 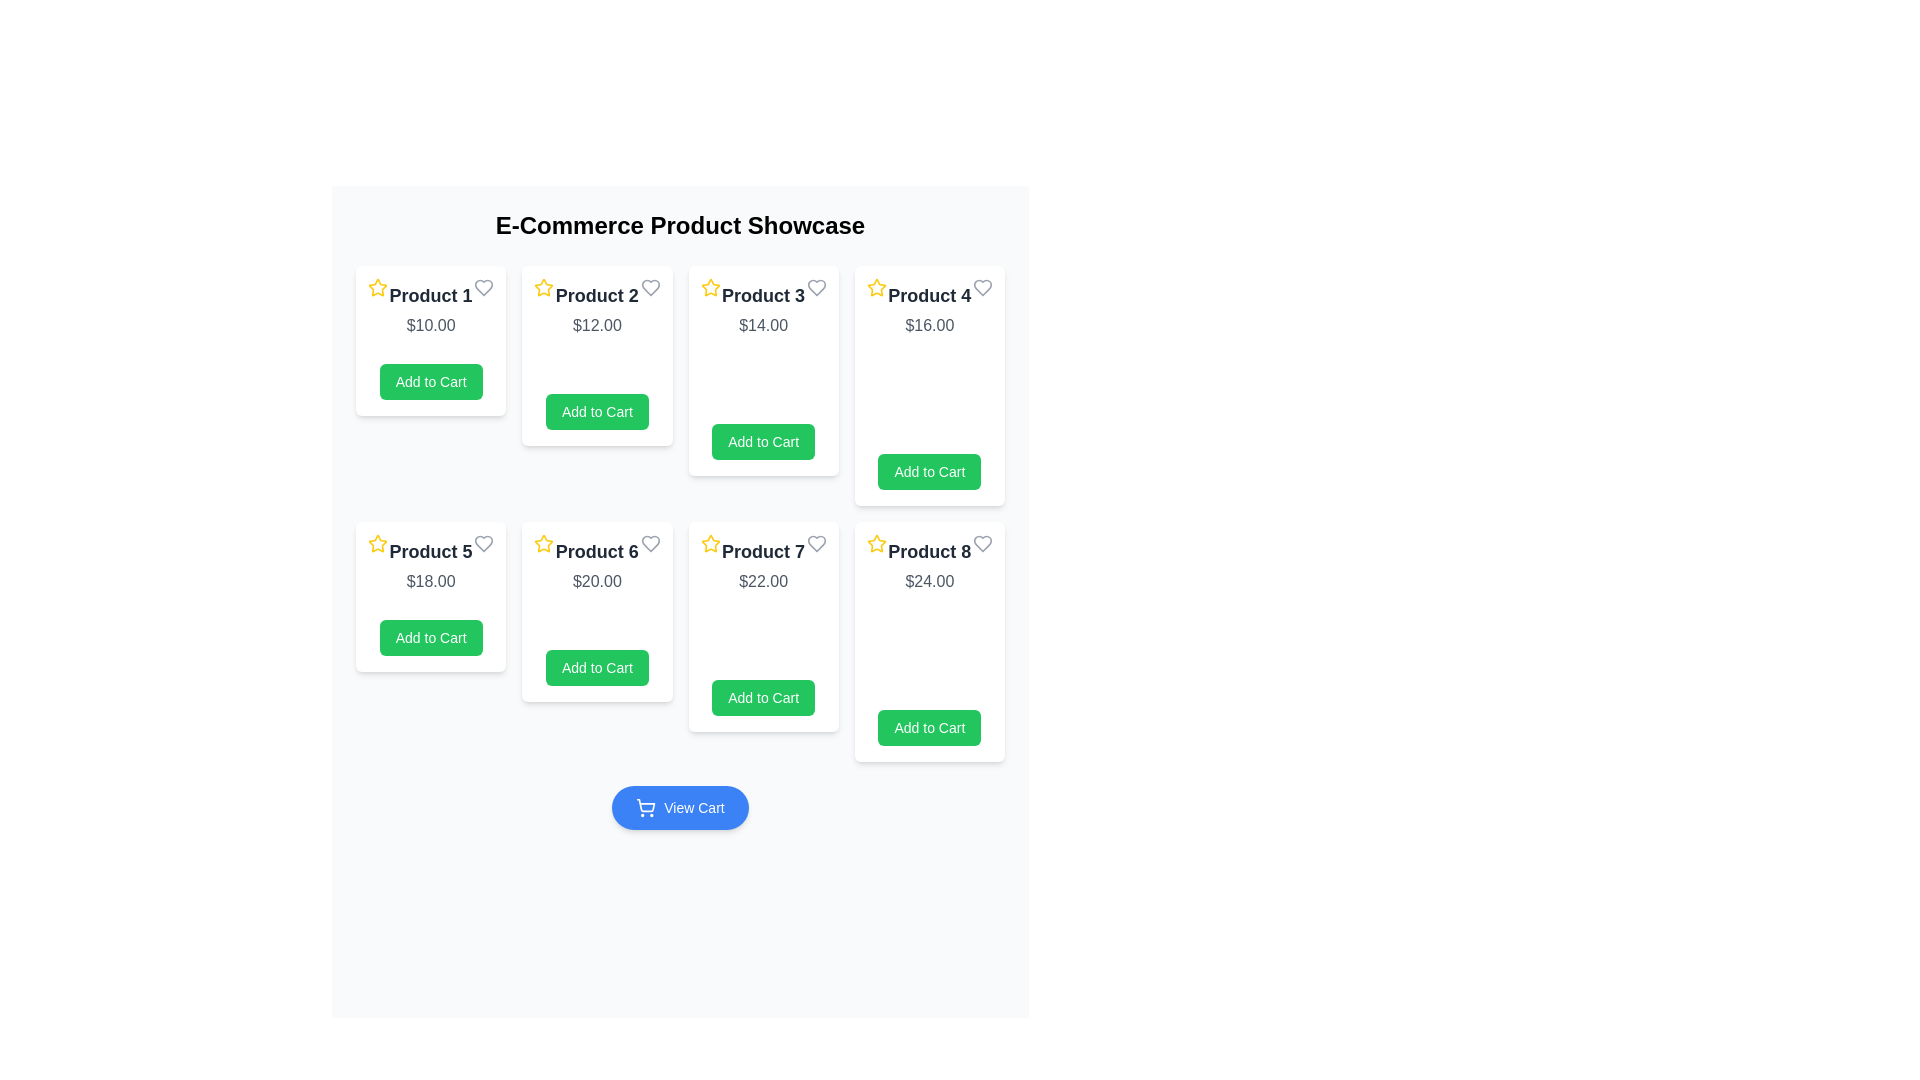 I want to click on the yellow star icon located at the top-left corner of the card for 'Product 4' to mark or unmark it as a favorite, so click(x=876, y=288).